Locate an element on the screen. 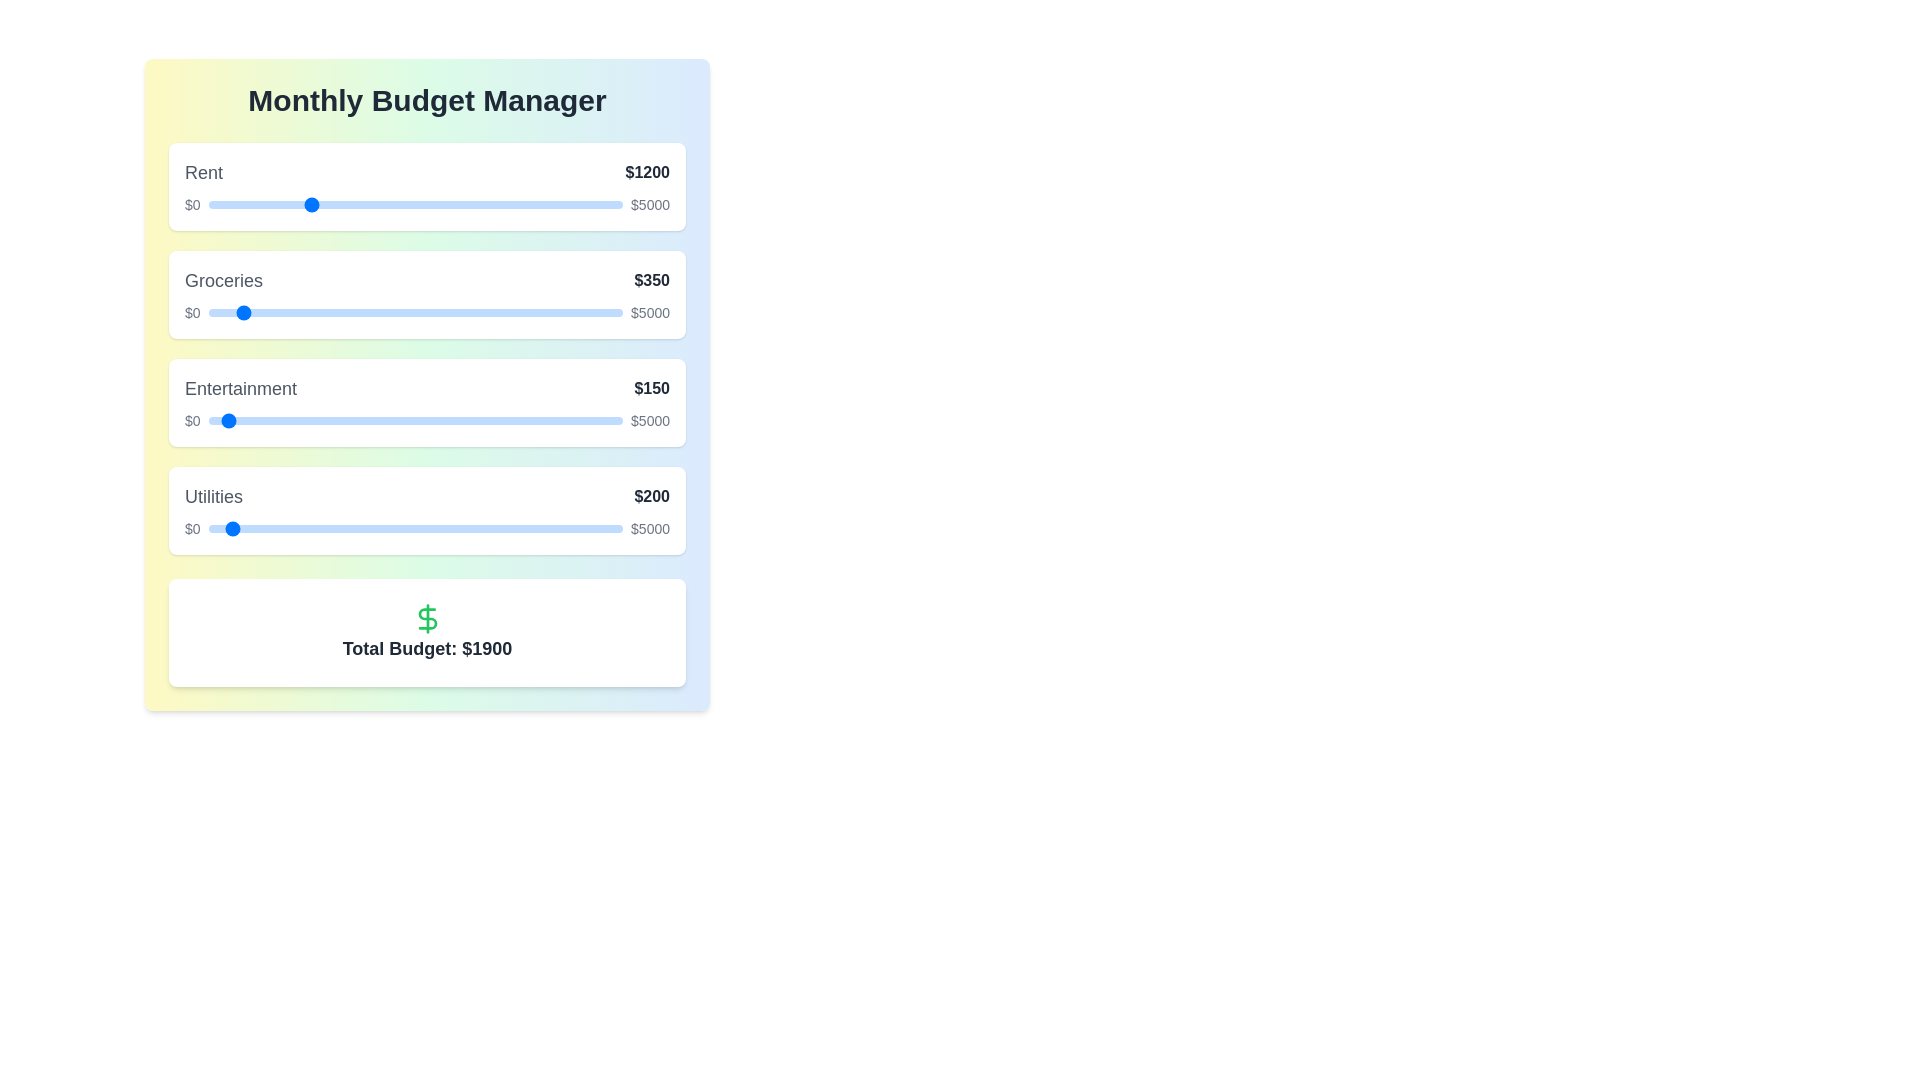 Image resolution: width=1920 pixels, height=1080 pixels. the utilities budget is located at coordinates (297, 527).